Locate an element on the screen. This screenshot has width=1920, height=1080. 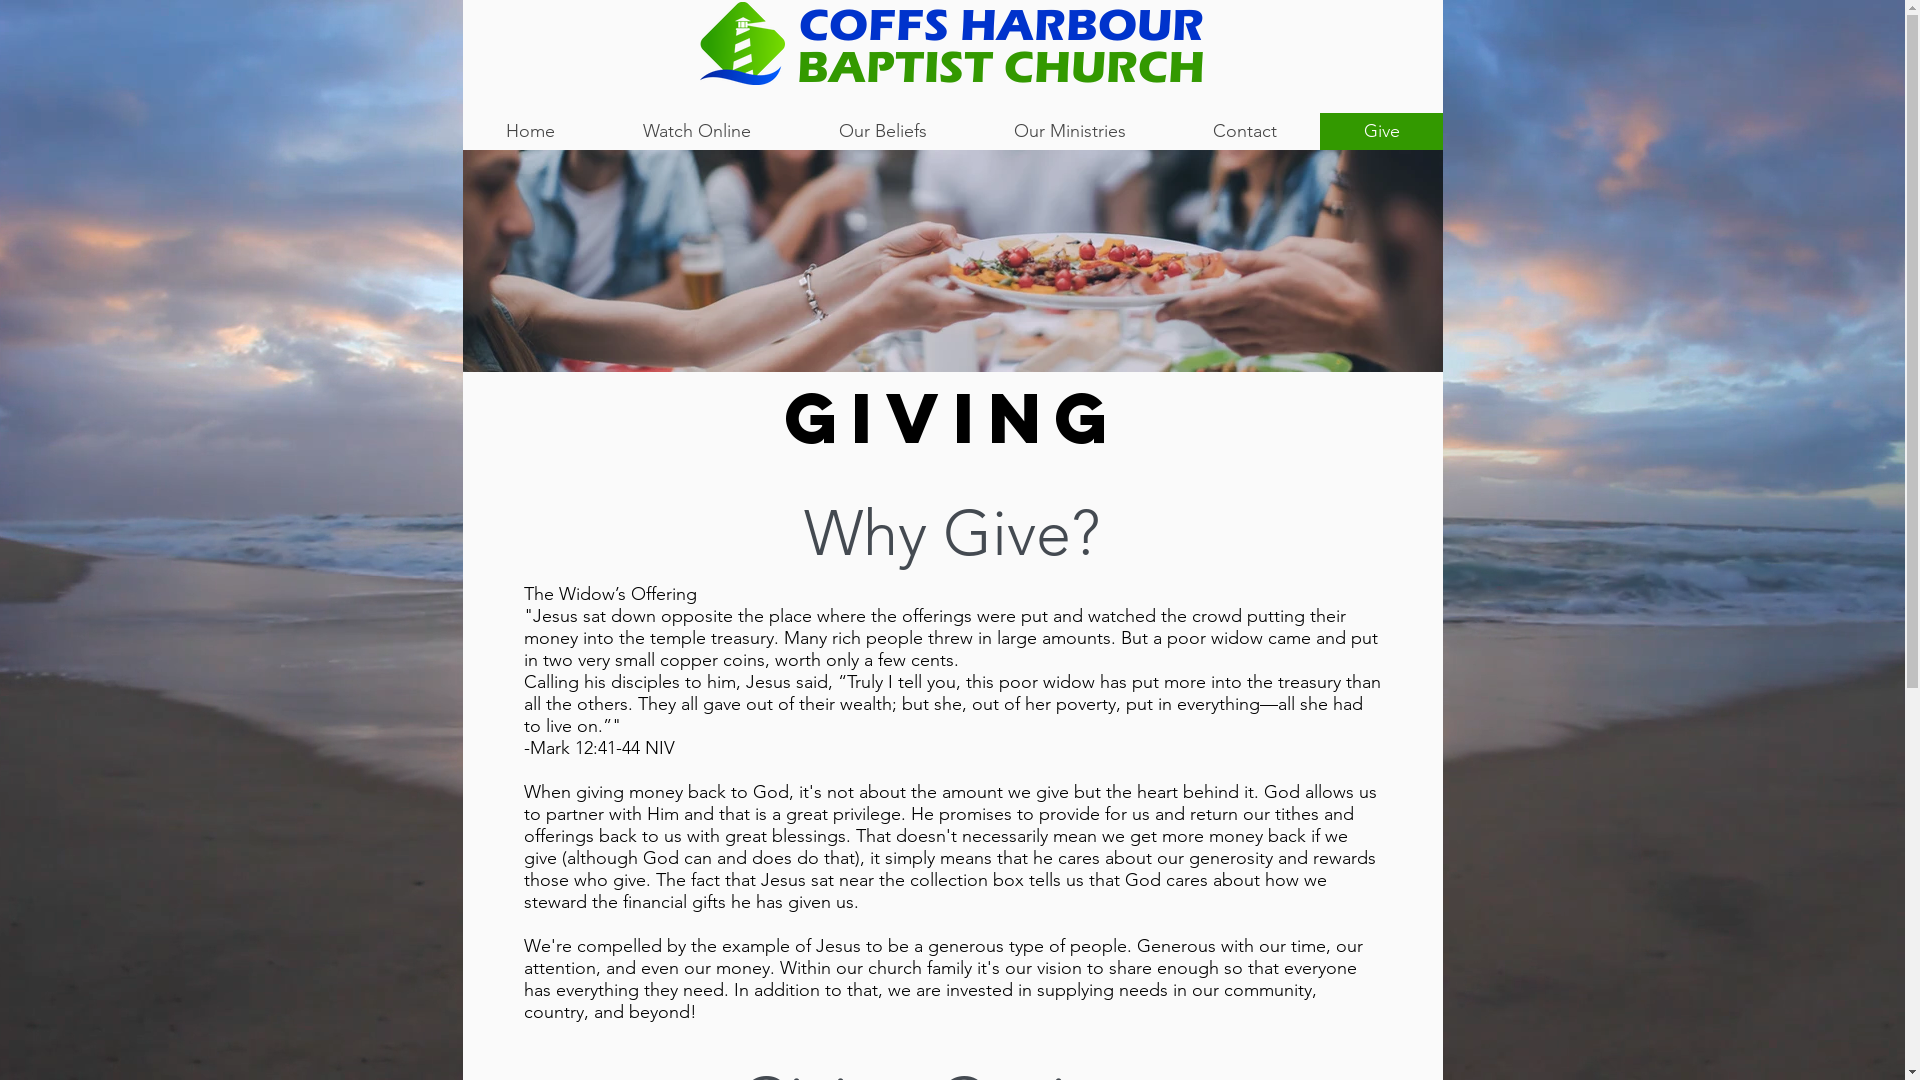
'Contact' is located at coordinates (1242, 131).